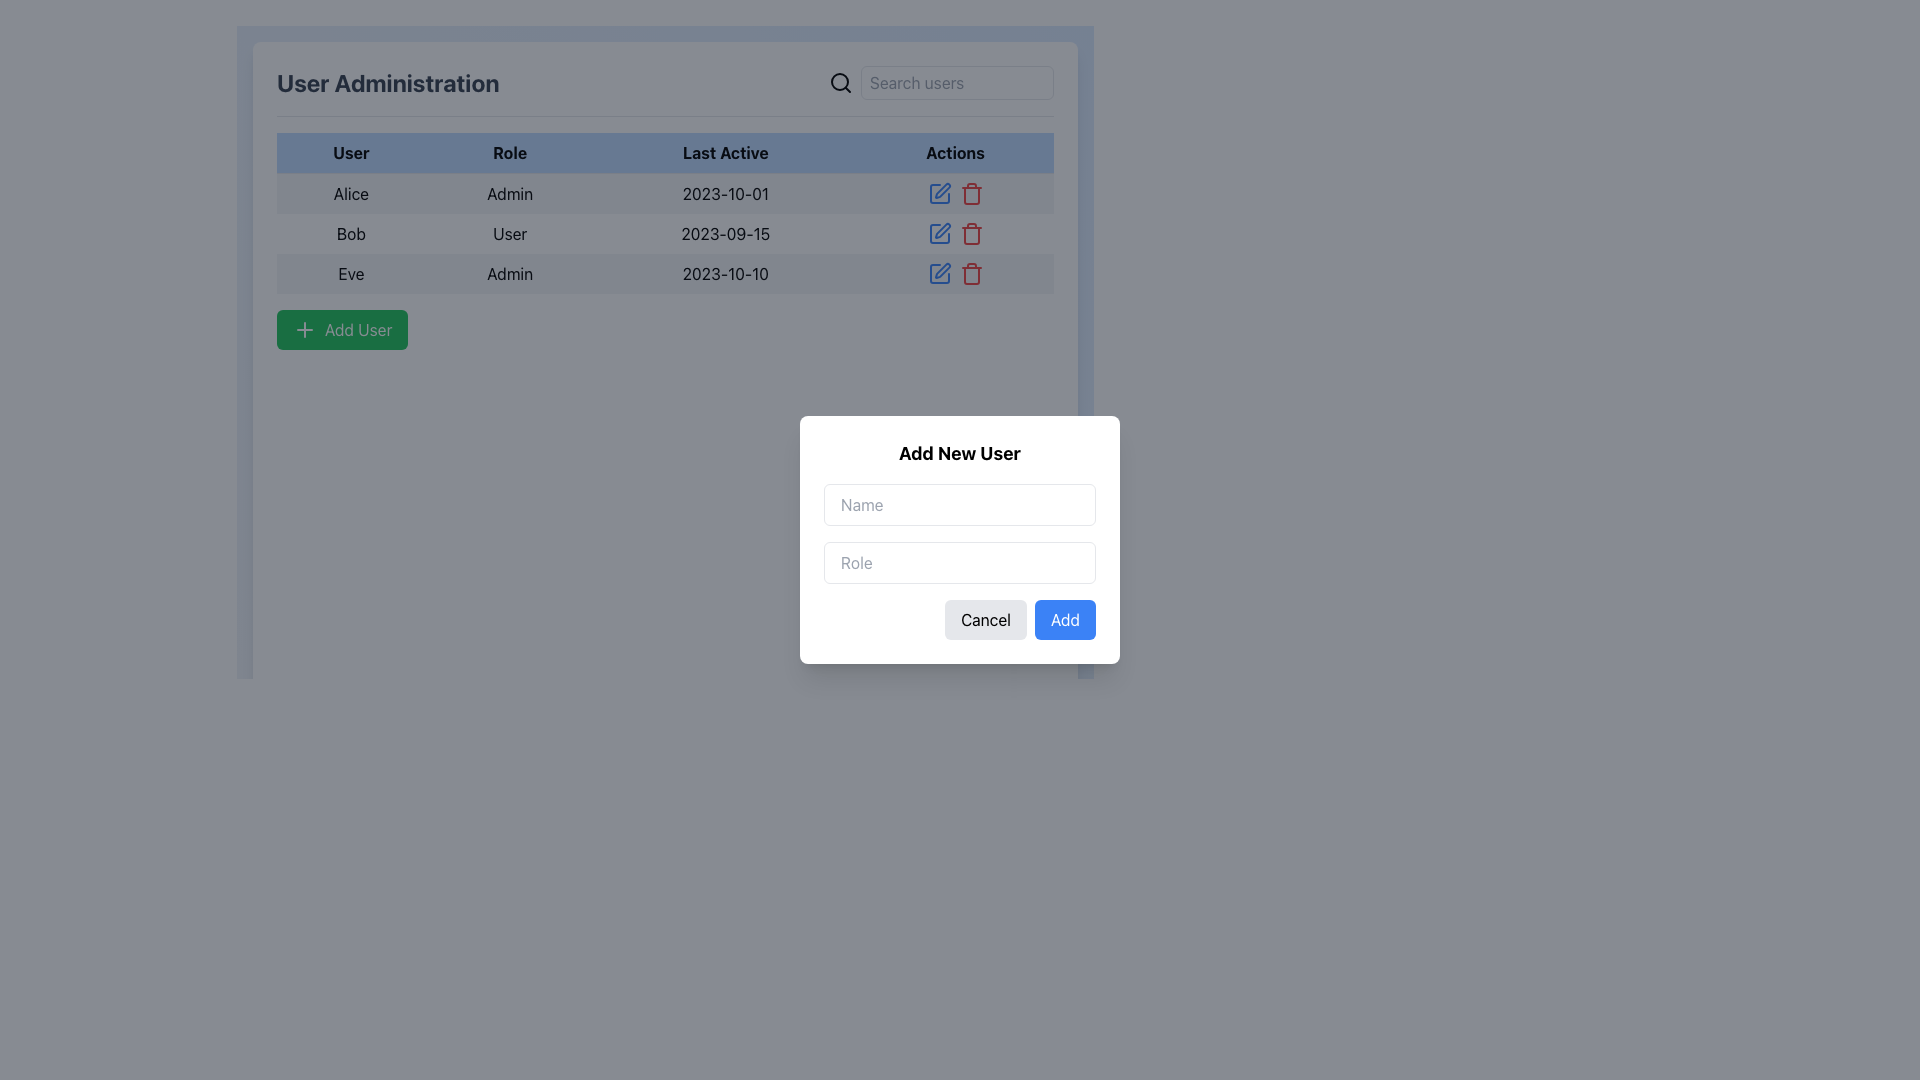  Describe the element at coordinates (304, 329) in the screenshot. I see `the small plus sign icon with a green background and white lines, located on the left side of the 'Add User' button in the 'User Administration' section, to initiate the user addition process` at that location.